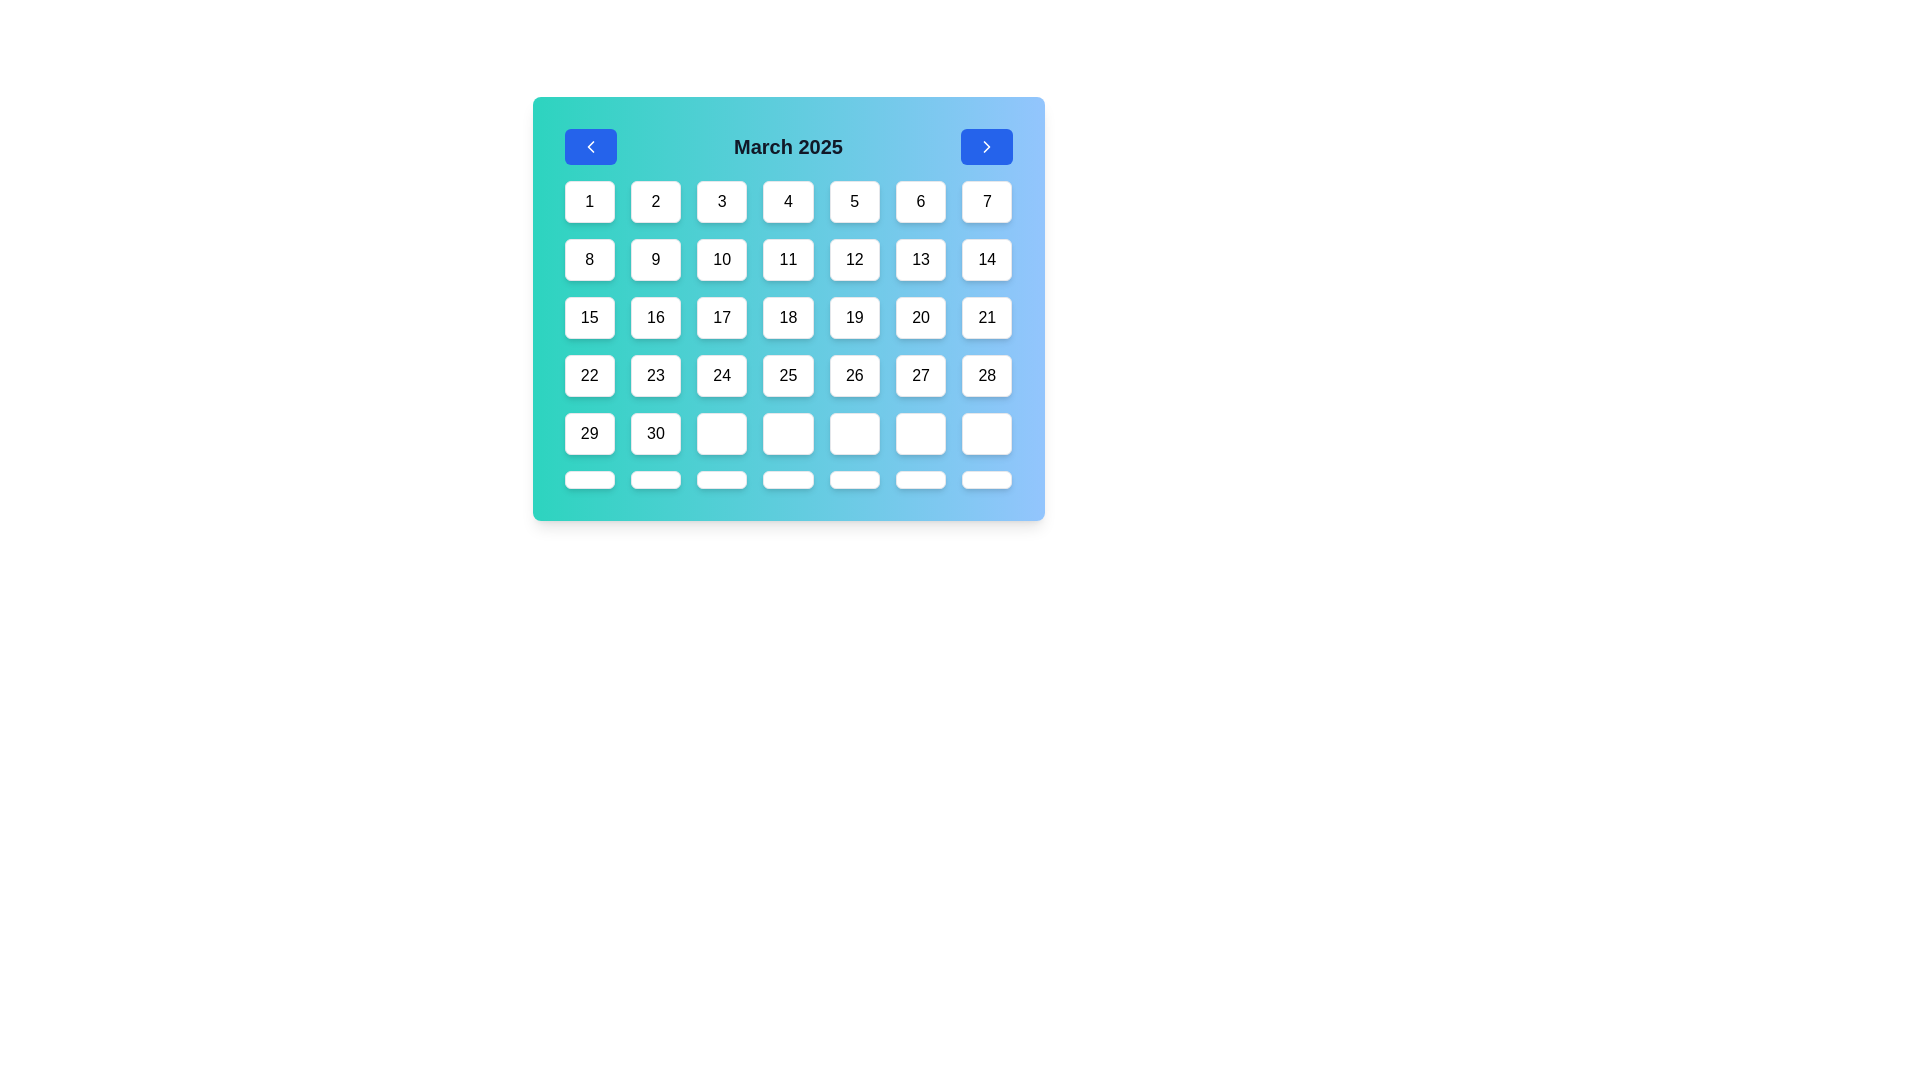 The height and width of the screenshot is (1080, 1920). What do you see at coordinates (588, 316) in the screenshot?
I see `the white square button with rounded corners displaying the bold text '15'` at bounding box center [588, 316].